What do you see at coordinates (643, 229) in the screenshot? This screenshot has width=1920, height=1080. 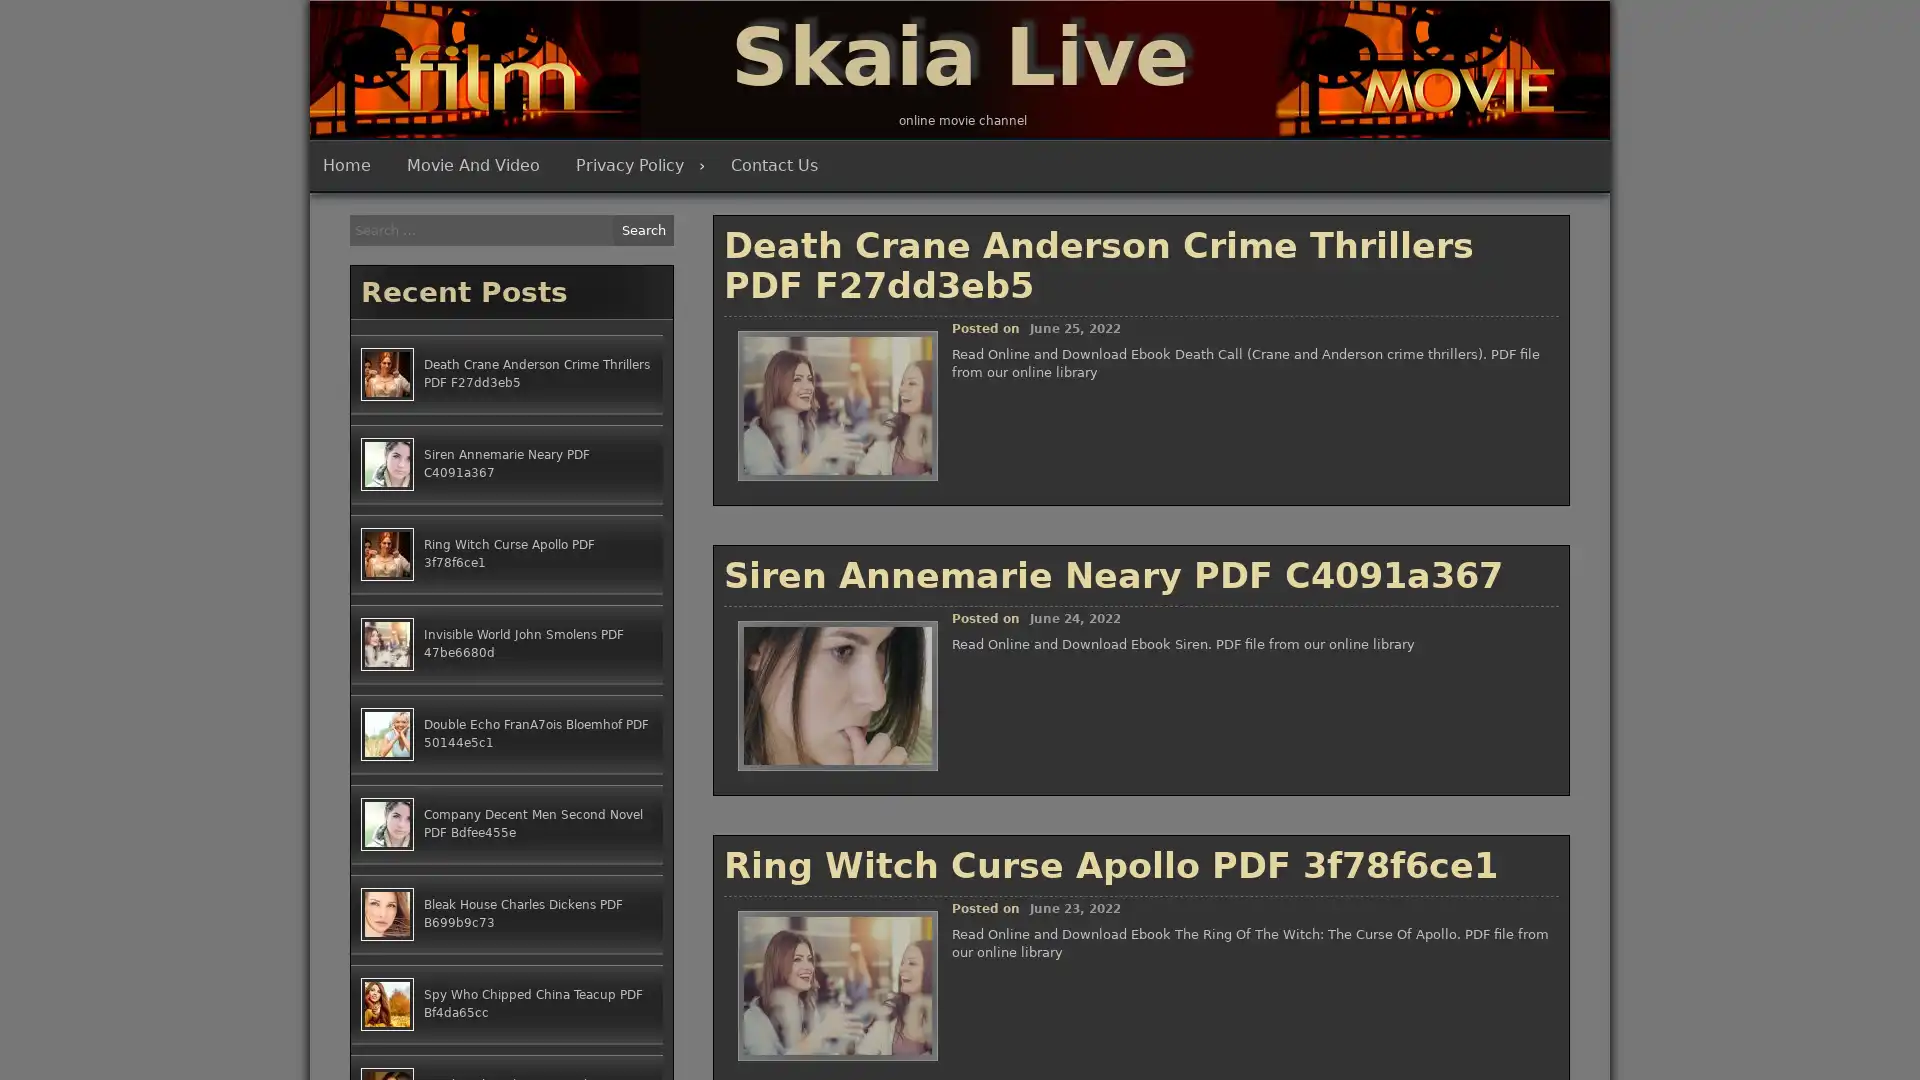 I see `Search` at bounding box center [643, 229].